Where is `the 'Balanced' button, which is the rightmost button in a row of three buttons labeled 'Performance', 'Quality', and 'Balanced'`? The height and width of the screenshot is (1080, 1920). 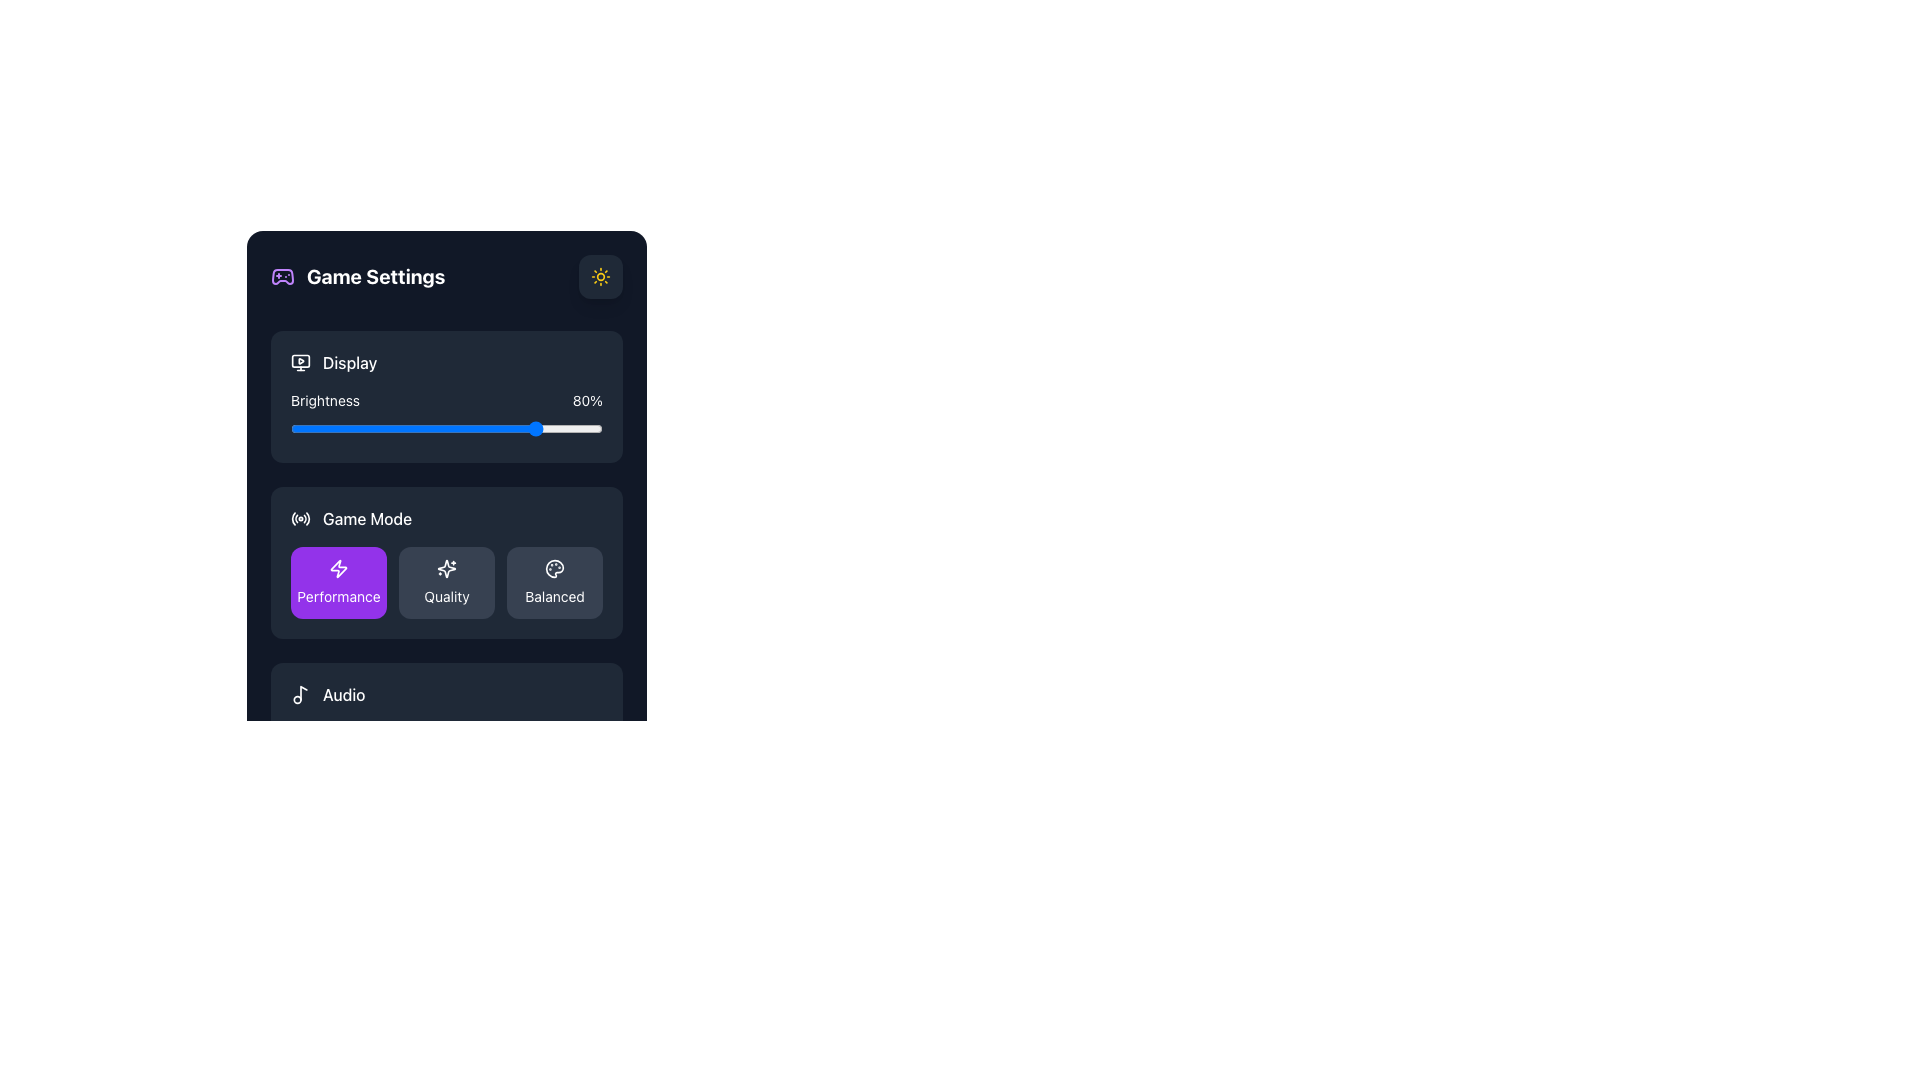
the 'Balanced' button, which is the rightmost button in a row of three buttons labeled 'Performance', 'Quality', and 'Balanced' is located at coordinates (555, 582).